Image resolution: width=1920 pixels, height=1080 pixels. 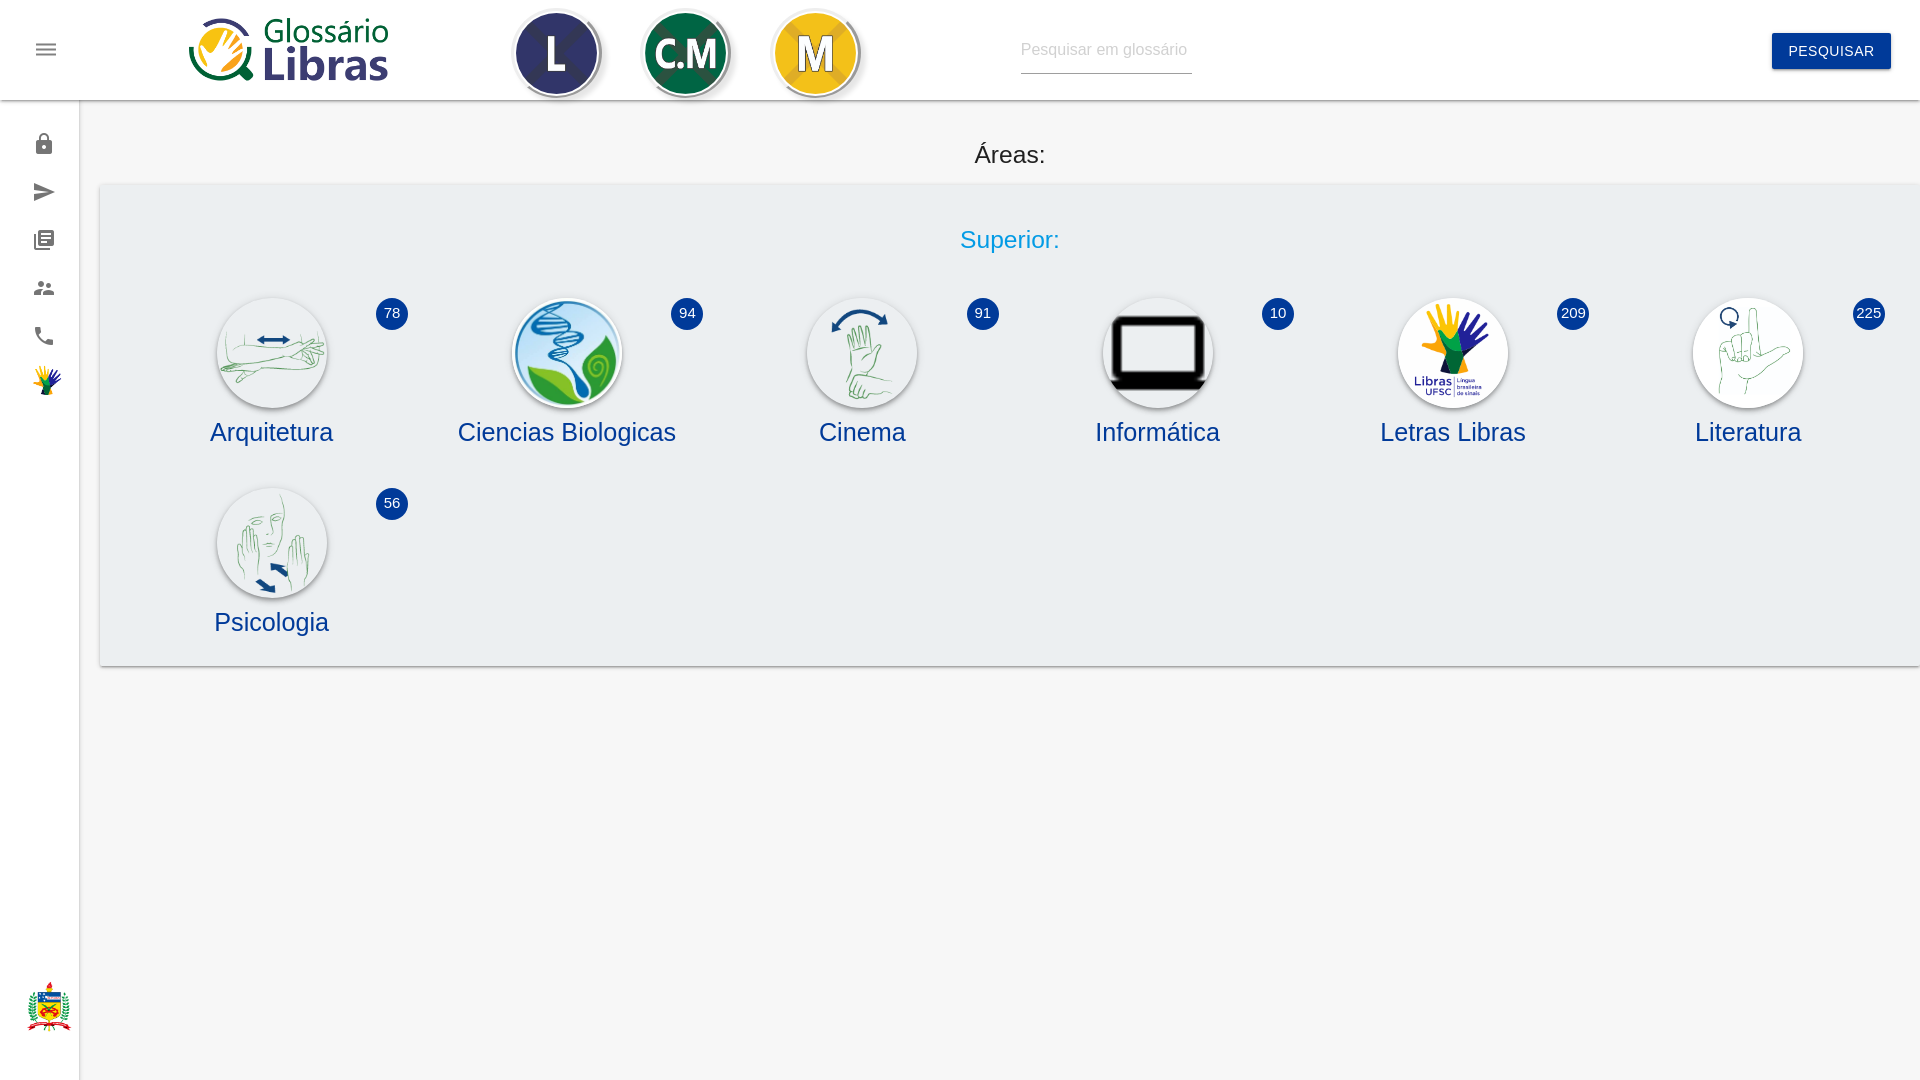 What do you see at coordinates (0, 334) in the screenshot?
I see `'call` at bounding box center [0, 334].